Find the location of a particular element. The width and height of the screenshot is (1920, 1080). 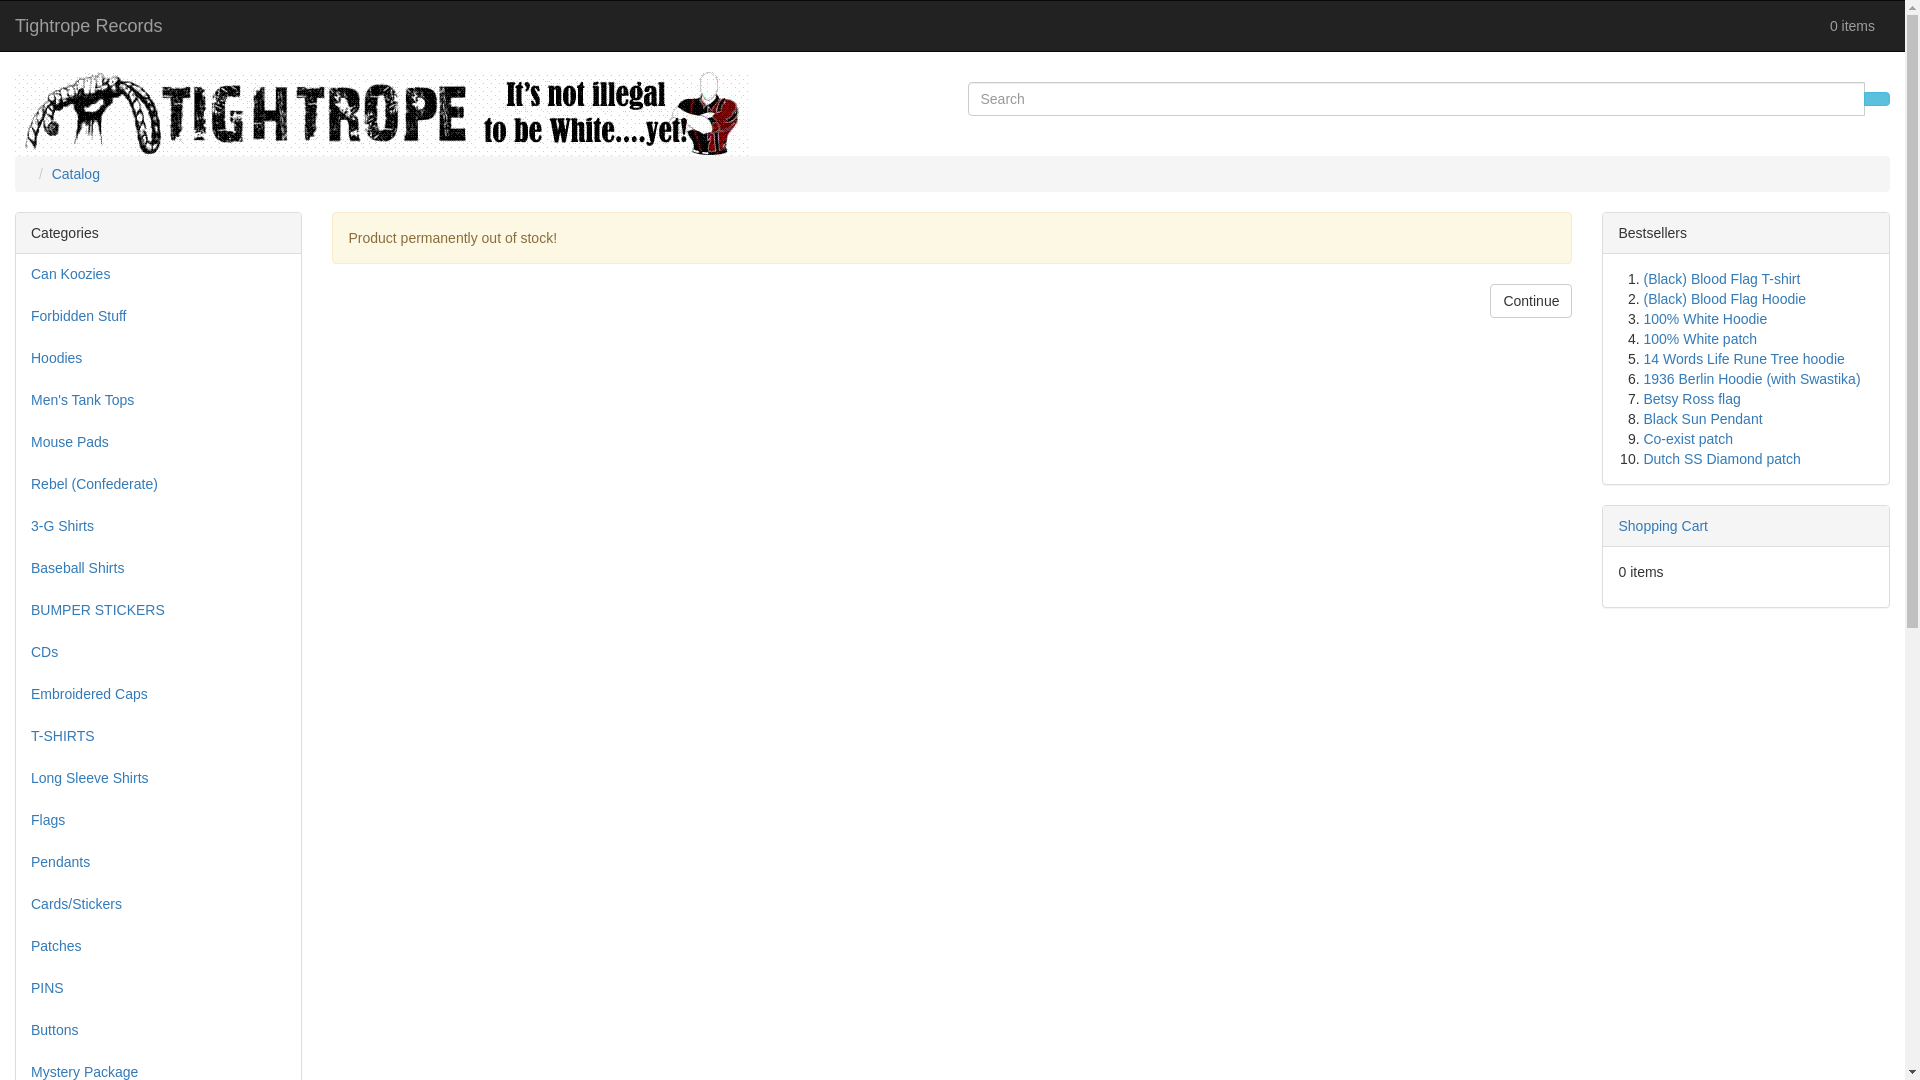

'Cards/Stickers' is located at coordinates (157, 903).